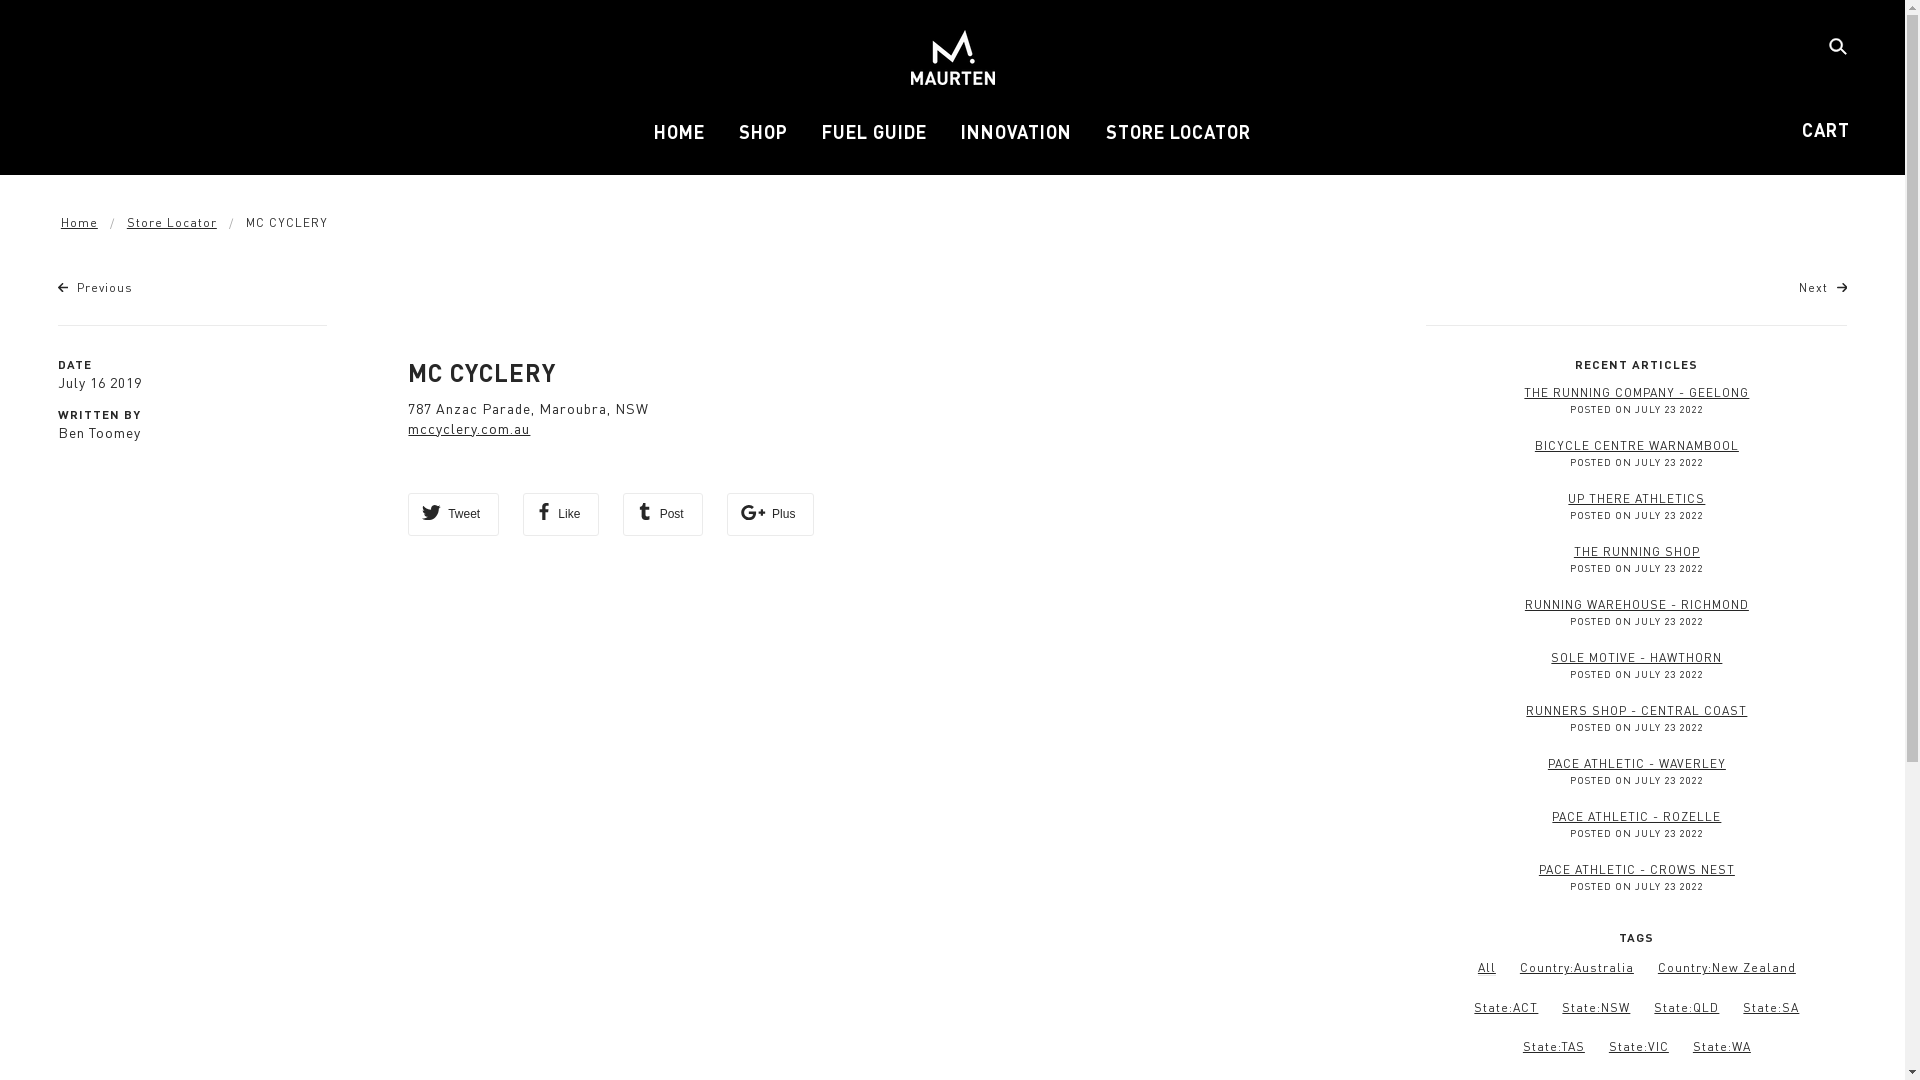 This screenshot has height=1080, width=1920. Describe the element at coordinates (95, 287) in the screenshot. I see `'Previous'` at that location.